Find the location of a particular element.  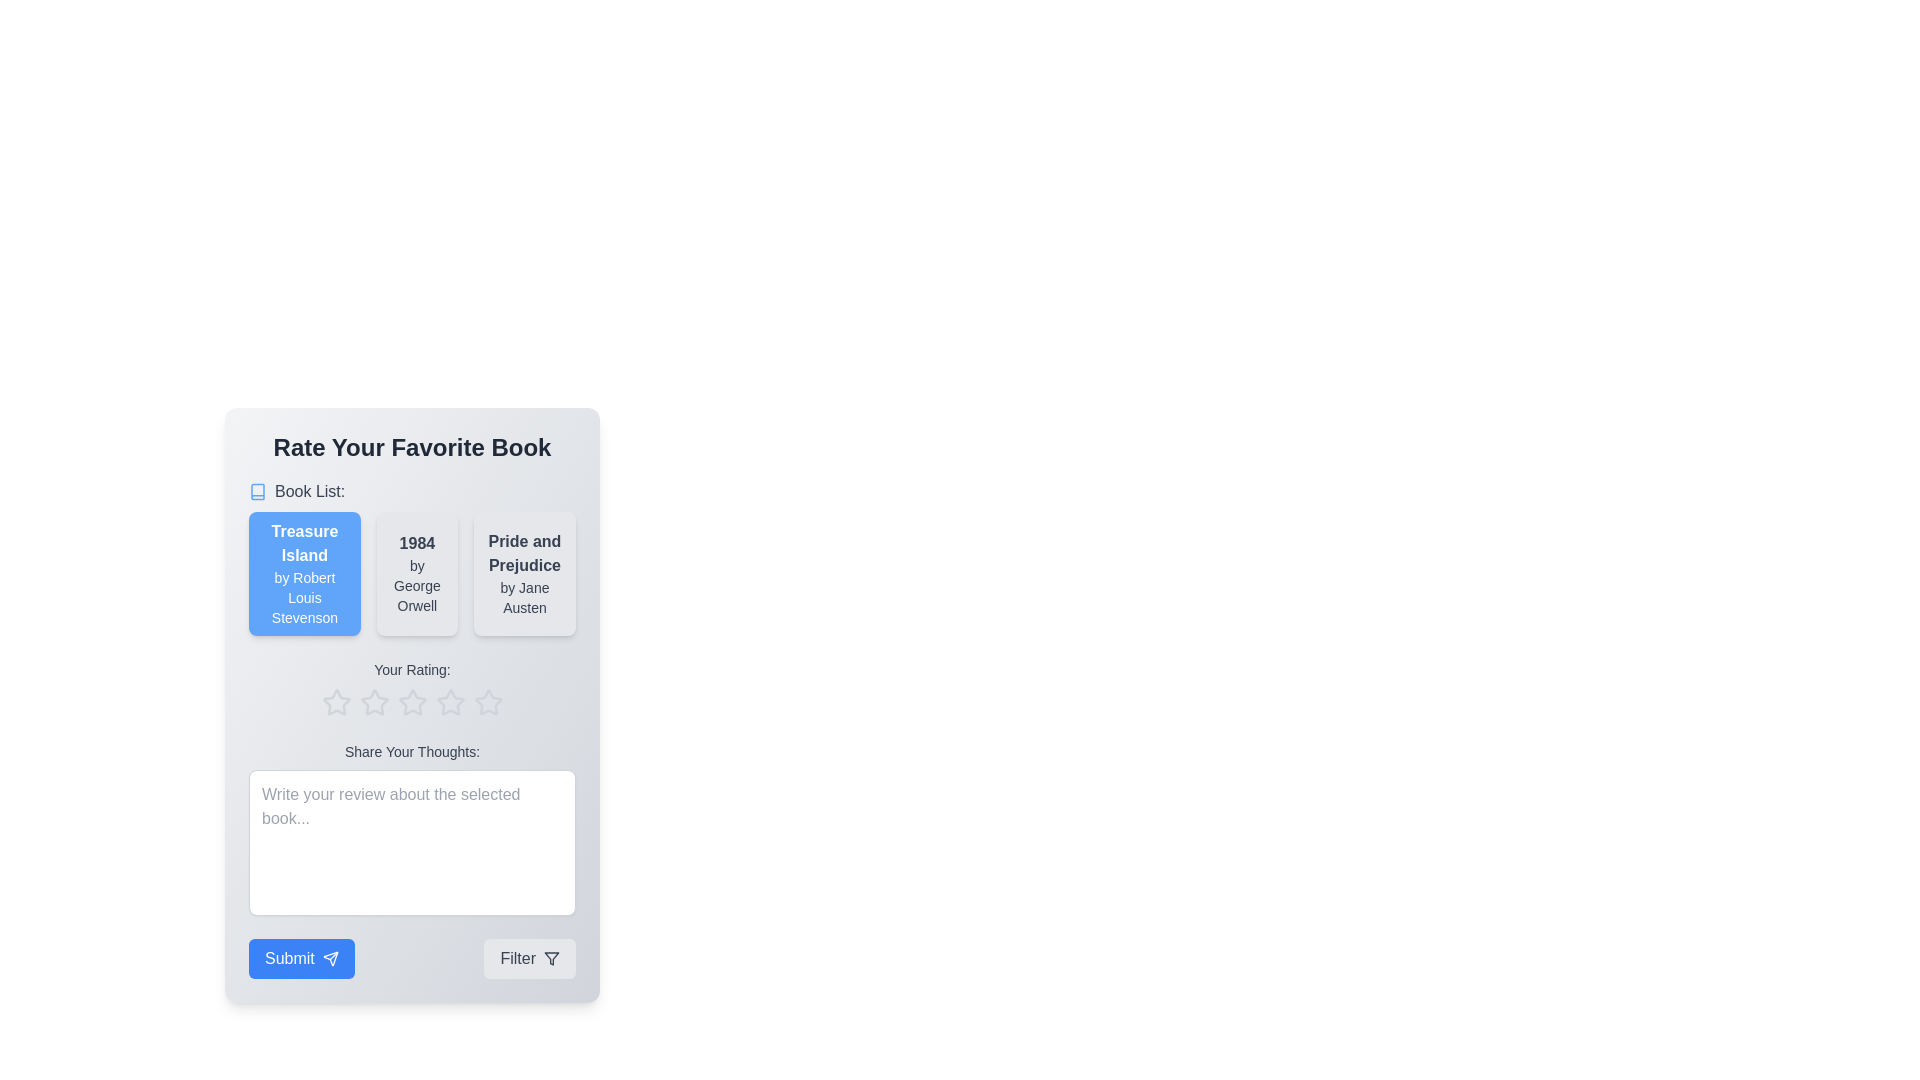

title text 'Treasure Island' which is located at the top of the first book item in the list, above the author text 'by Robert Louis Stevenson' is located at coordinates (303, 543).